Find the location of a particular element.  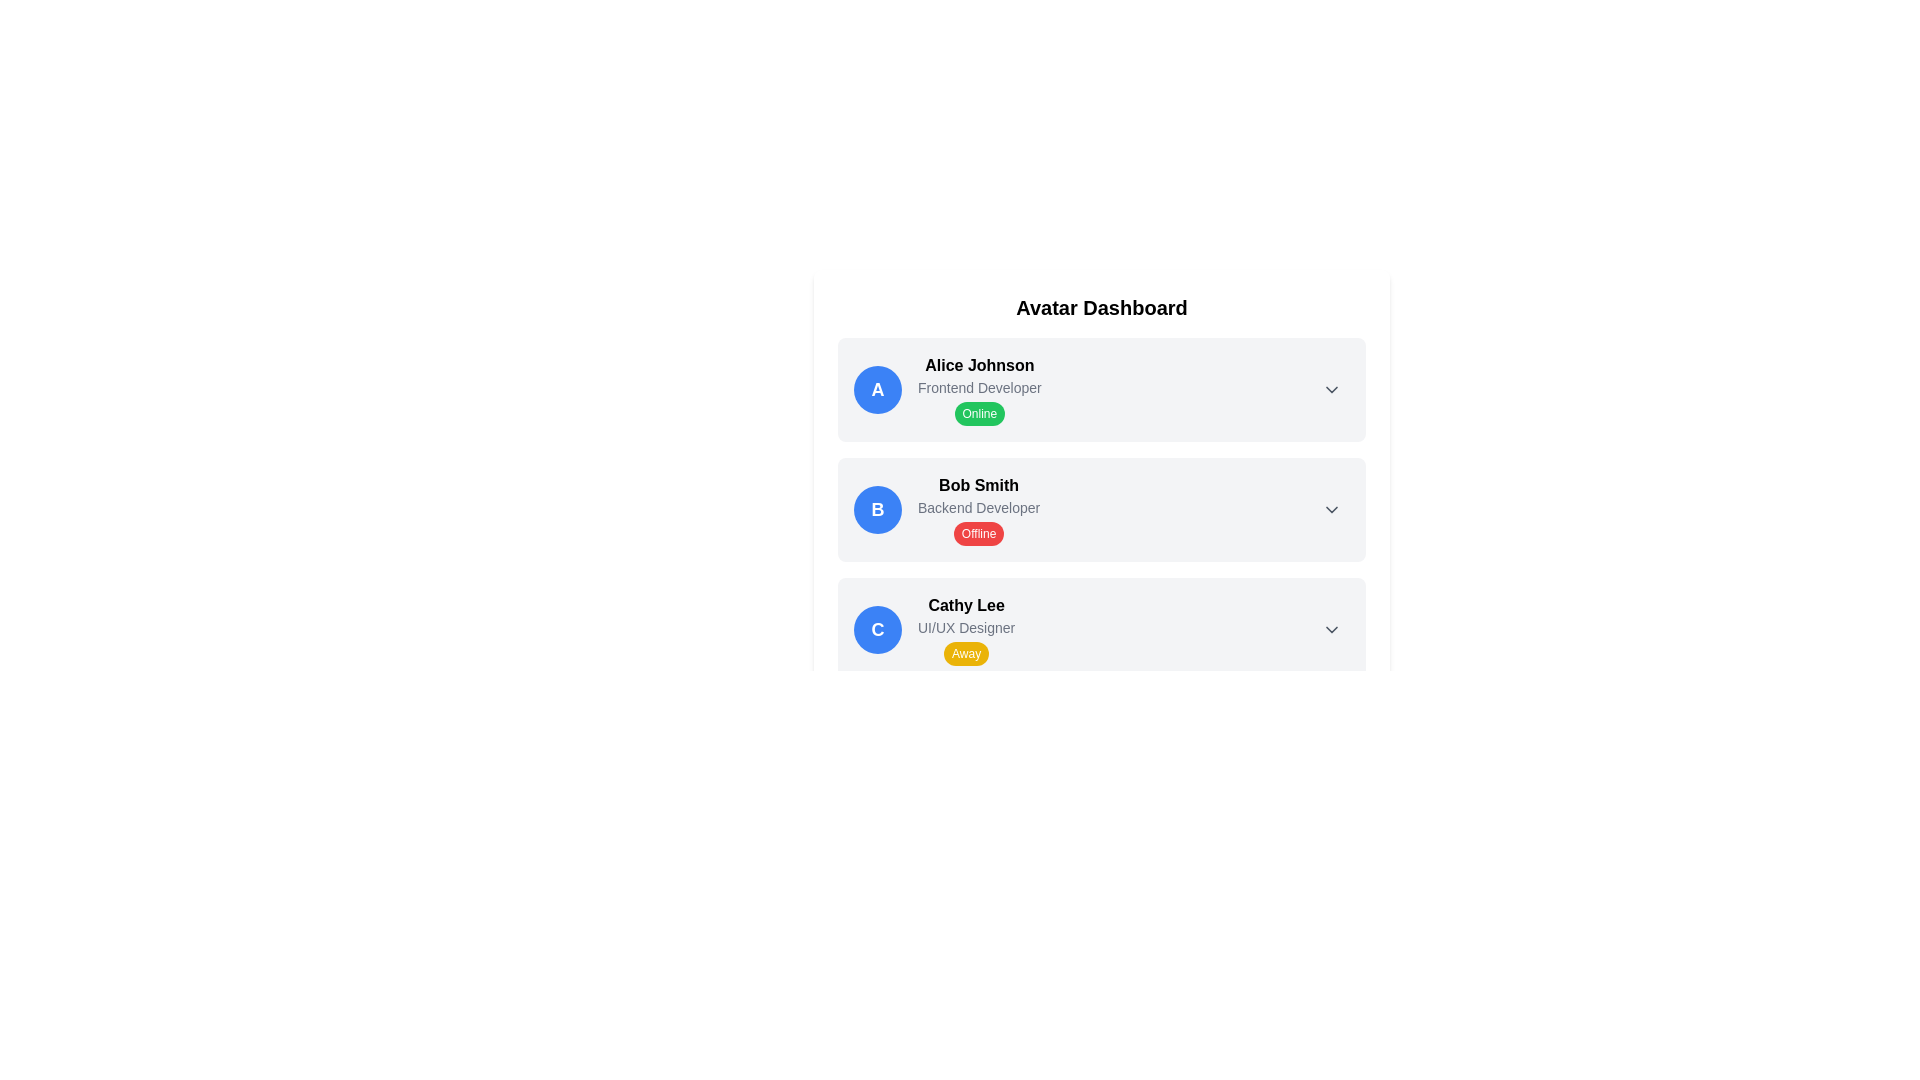

the Status Badge indicating 'Away' for user 'Cathy Lee', positioned below her name and job title in the list is located at coordinates (966, 654).